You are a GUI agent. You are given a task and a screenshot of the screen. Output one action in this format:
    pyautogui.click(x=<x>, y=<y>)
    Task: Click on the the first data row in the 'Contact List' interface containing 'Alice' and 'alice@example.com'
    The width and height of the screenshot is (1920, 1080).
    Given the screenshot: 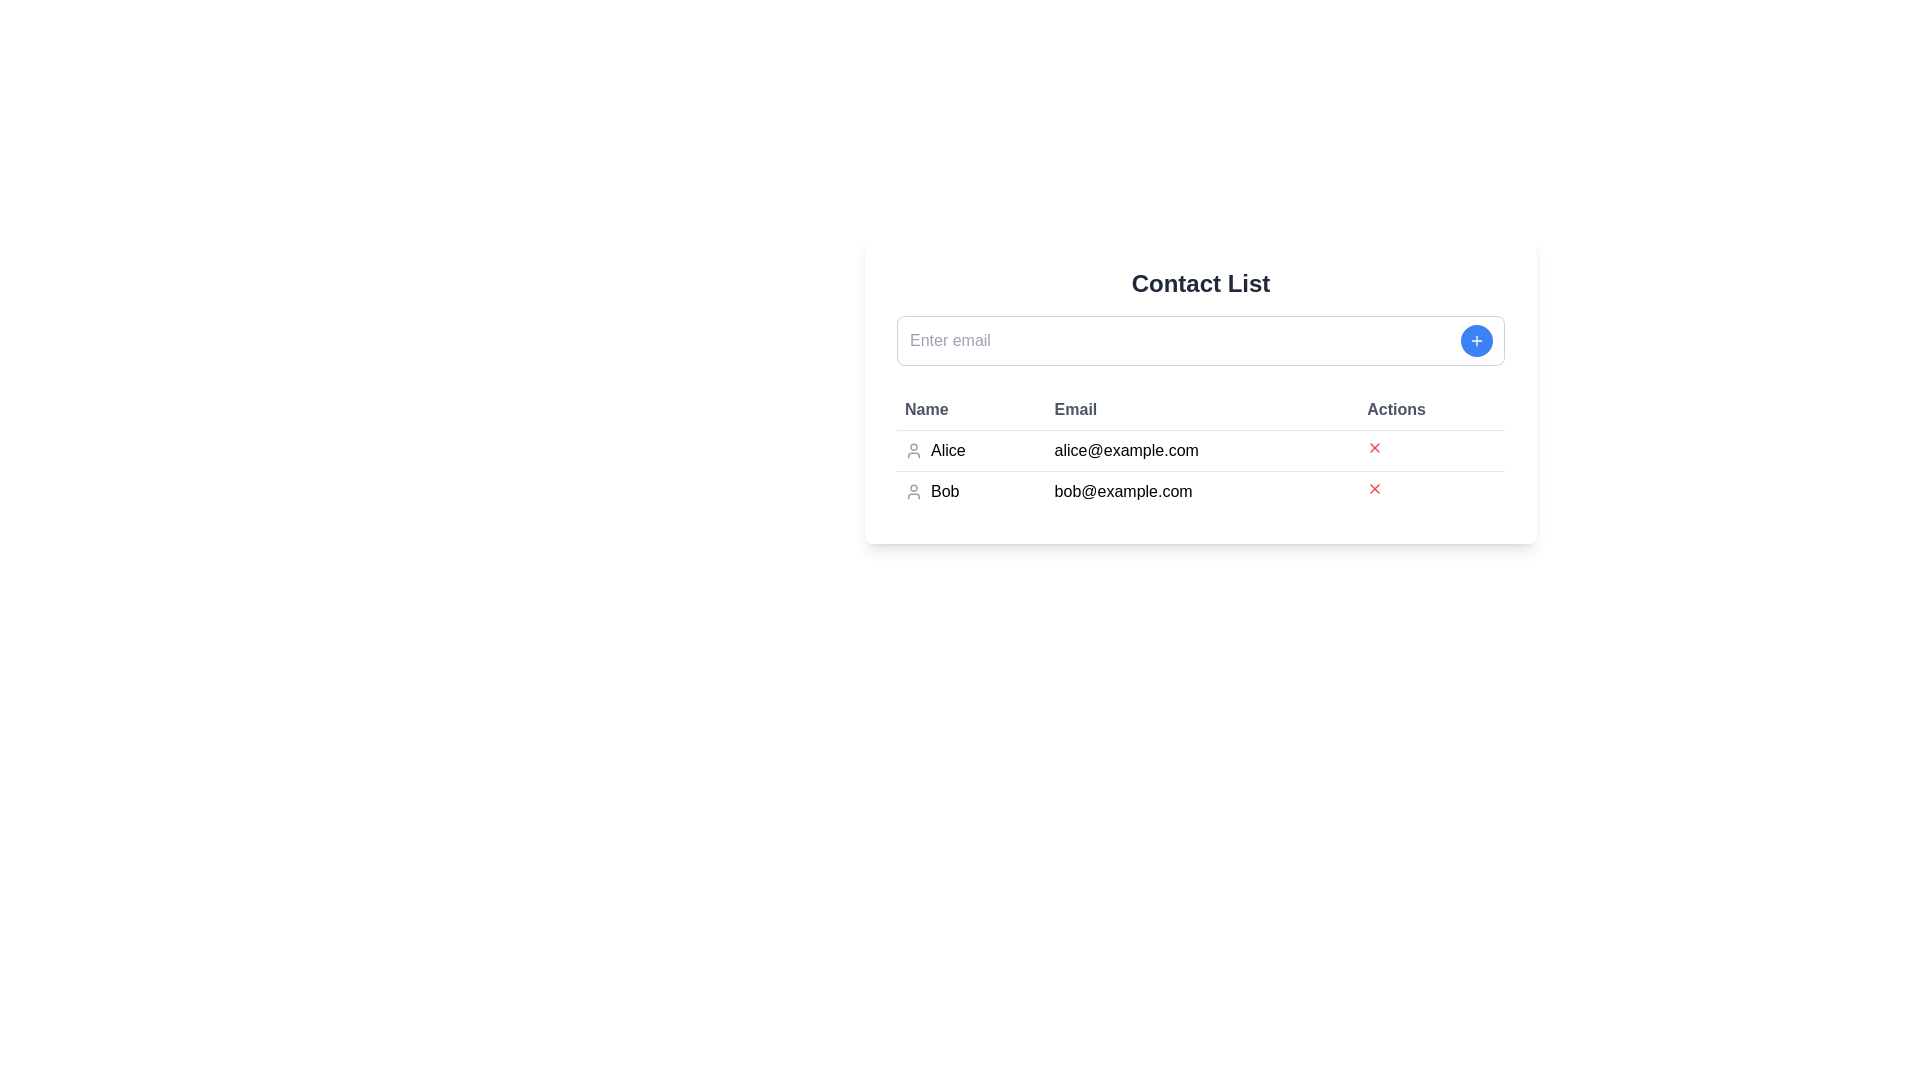 What is the action you would take?
    pyautogui.click(x=1200, y=470)
    